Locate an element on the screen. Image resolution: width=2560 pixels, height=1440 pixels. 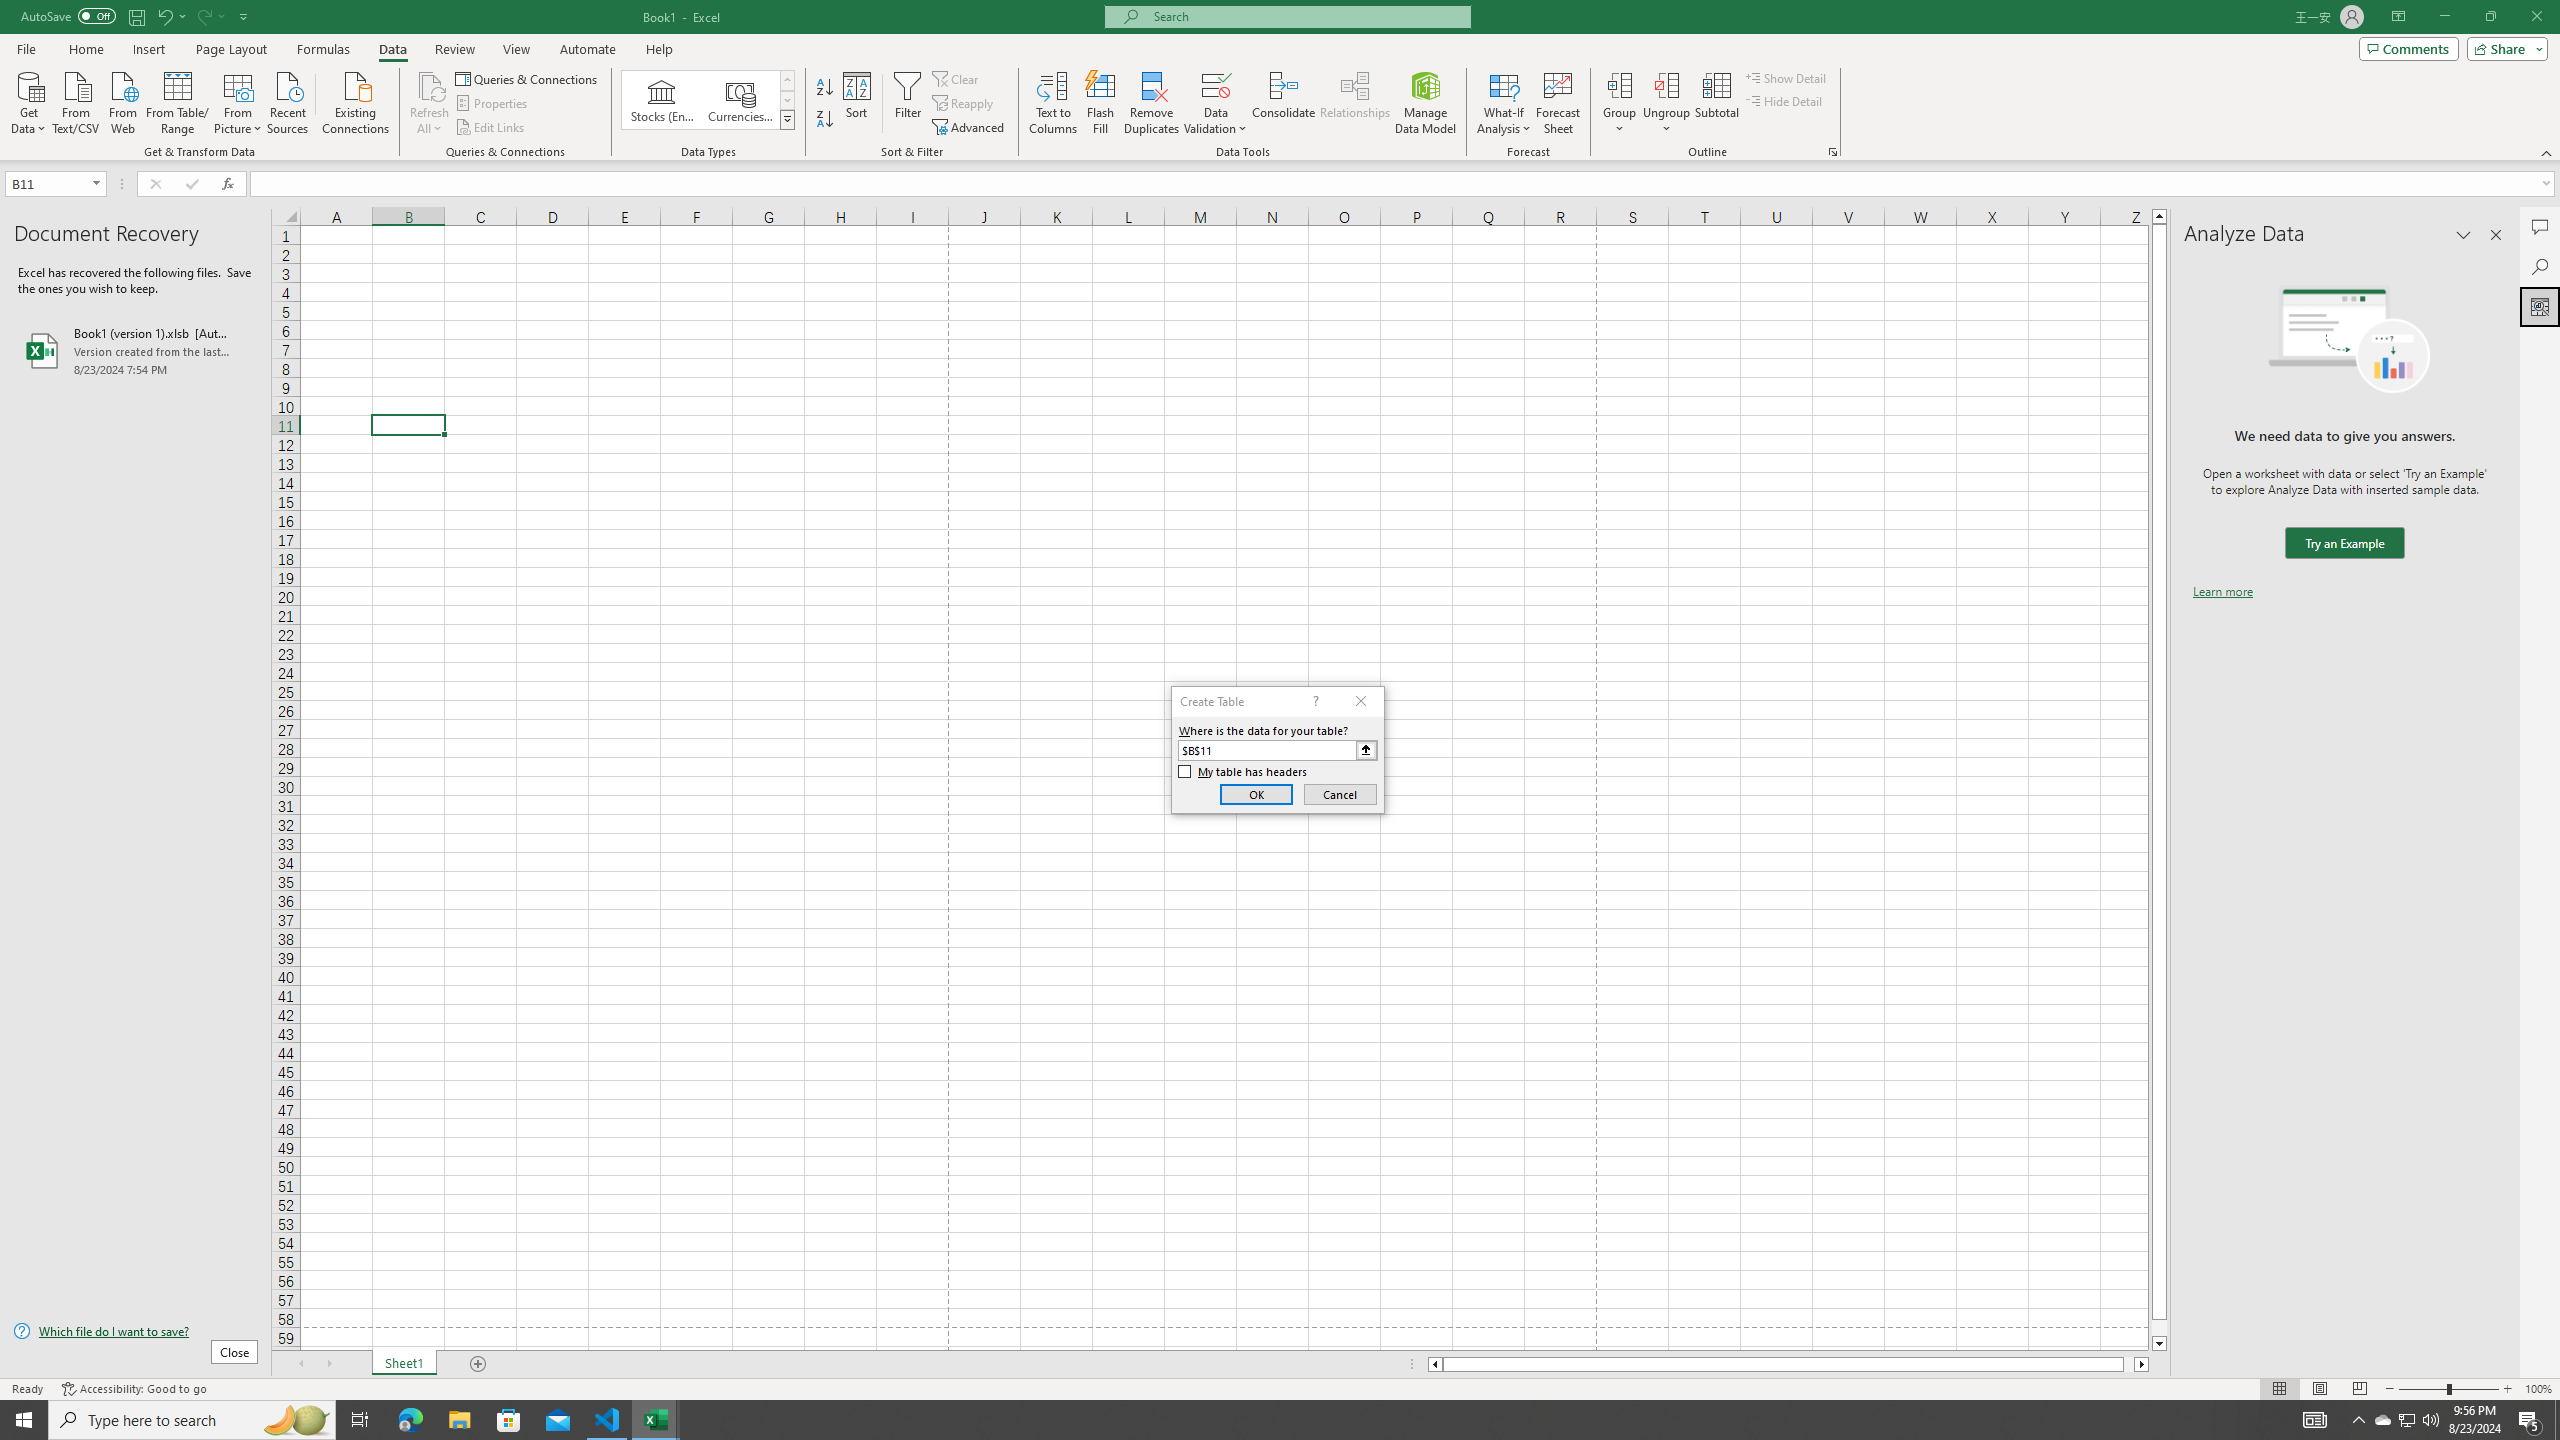
'From Web' is located at coordinates (122, 100).